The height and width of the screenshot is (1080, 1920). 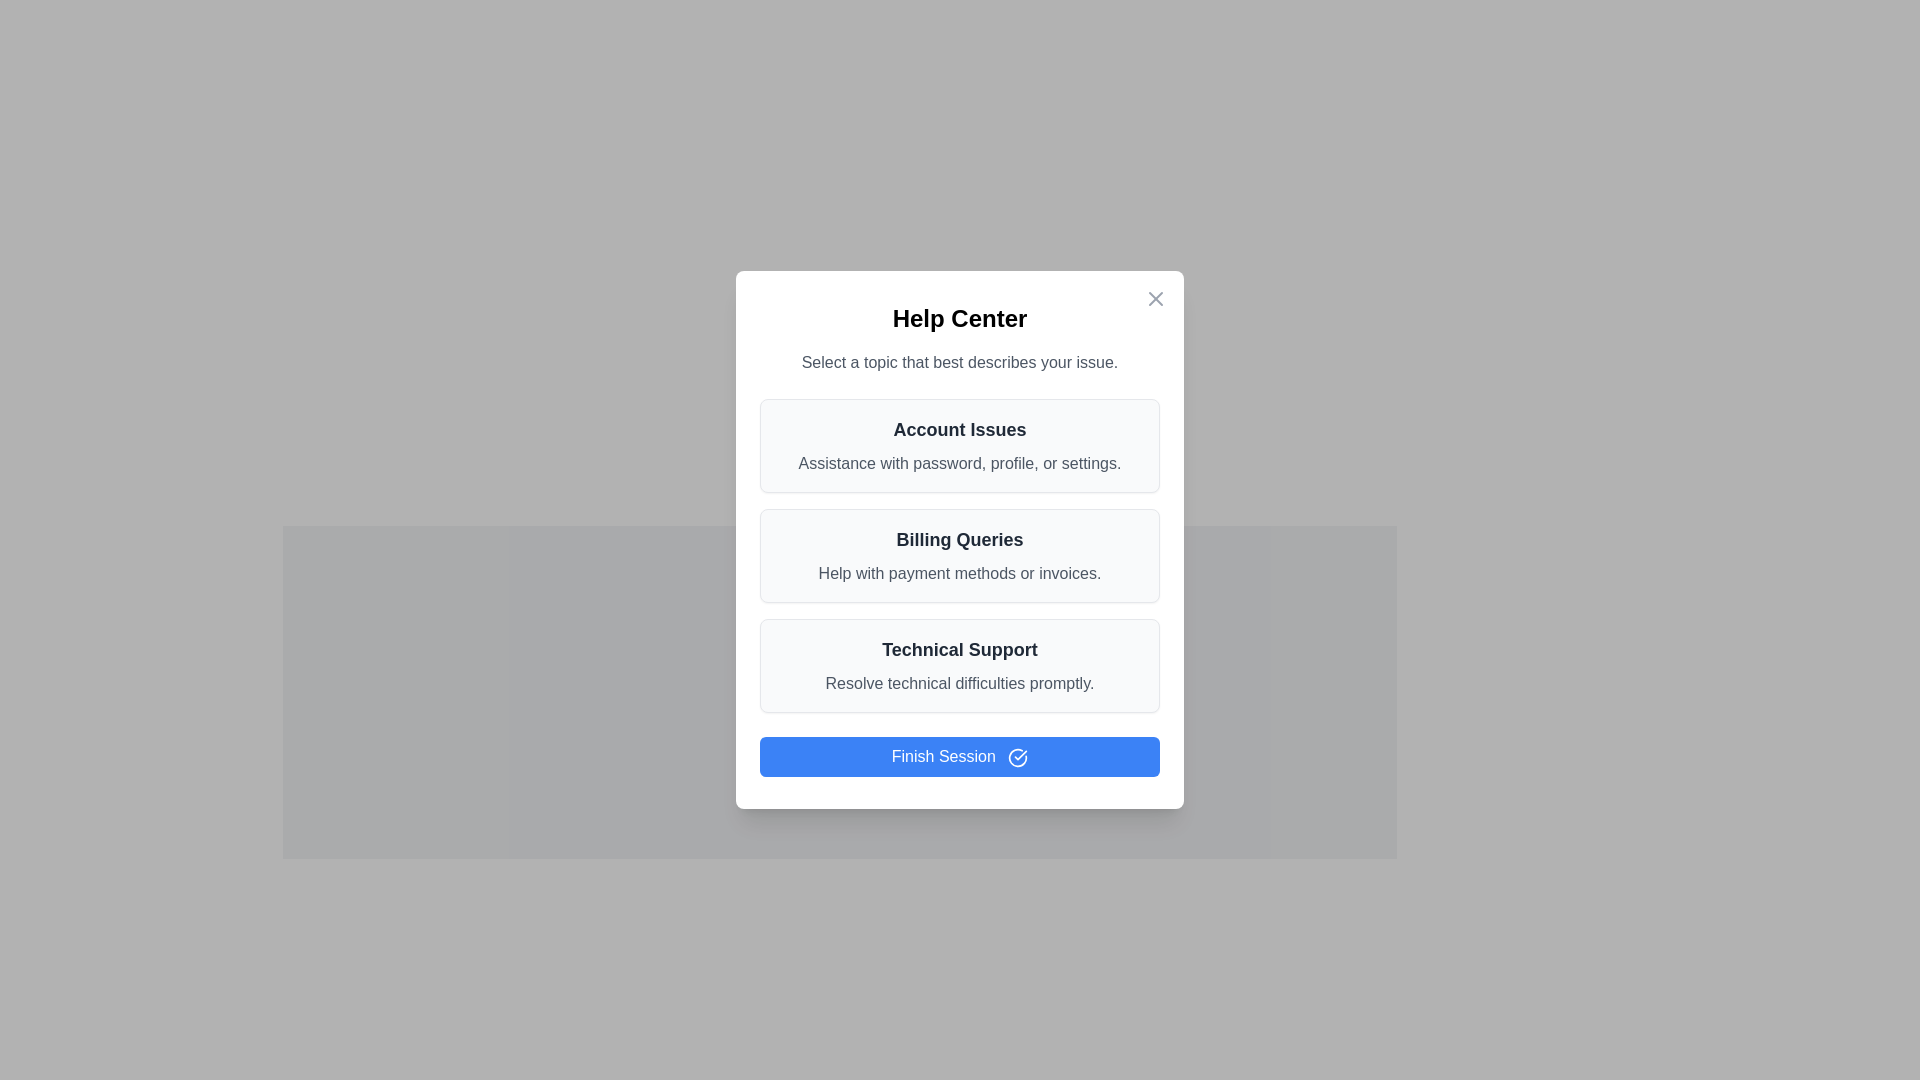 I want to click on properties of the smaller intersecting line within the 'X' close button icon located at the top-right corner of the dialog window, so click(x=1156, y=299).